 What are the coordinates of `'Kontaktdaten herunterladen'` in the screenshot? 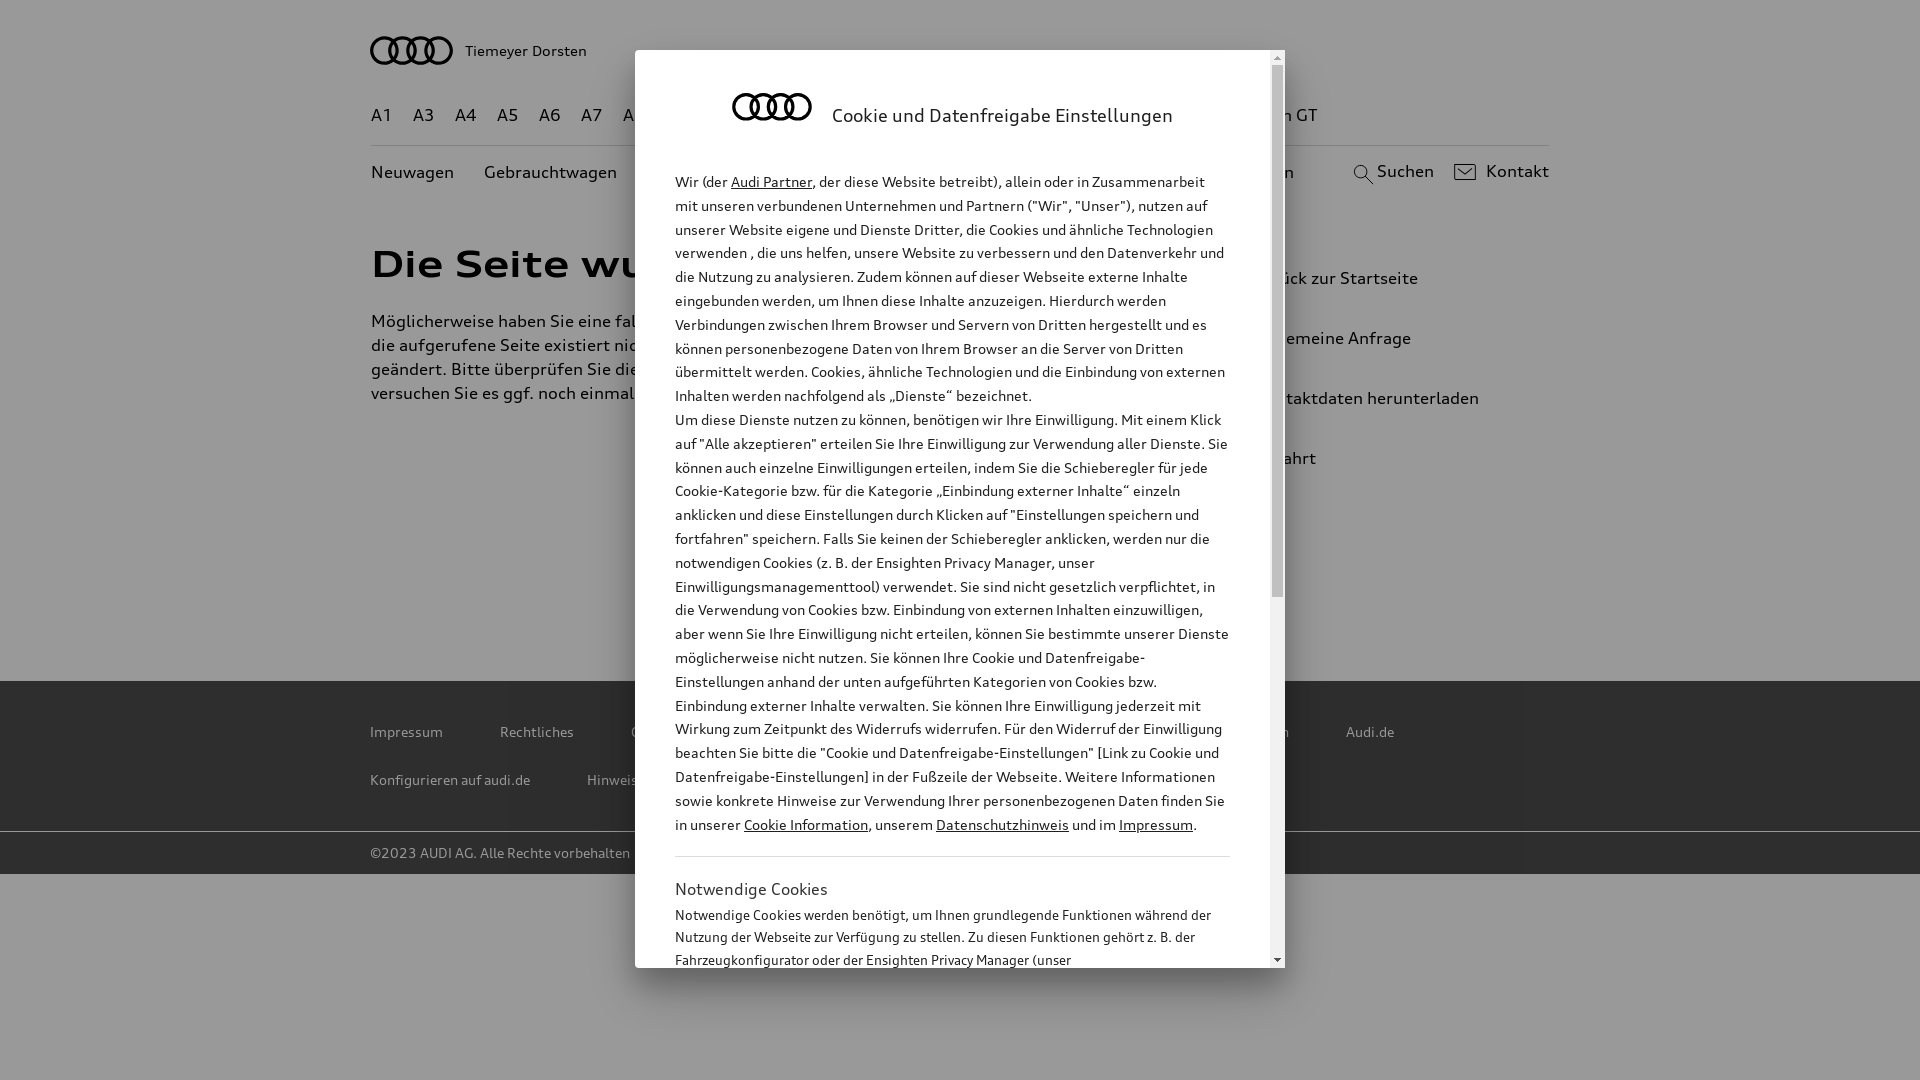 It's located at (1375, 397).